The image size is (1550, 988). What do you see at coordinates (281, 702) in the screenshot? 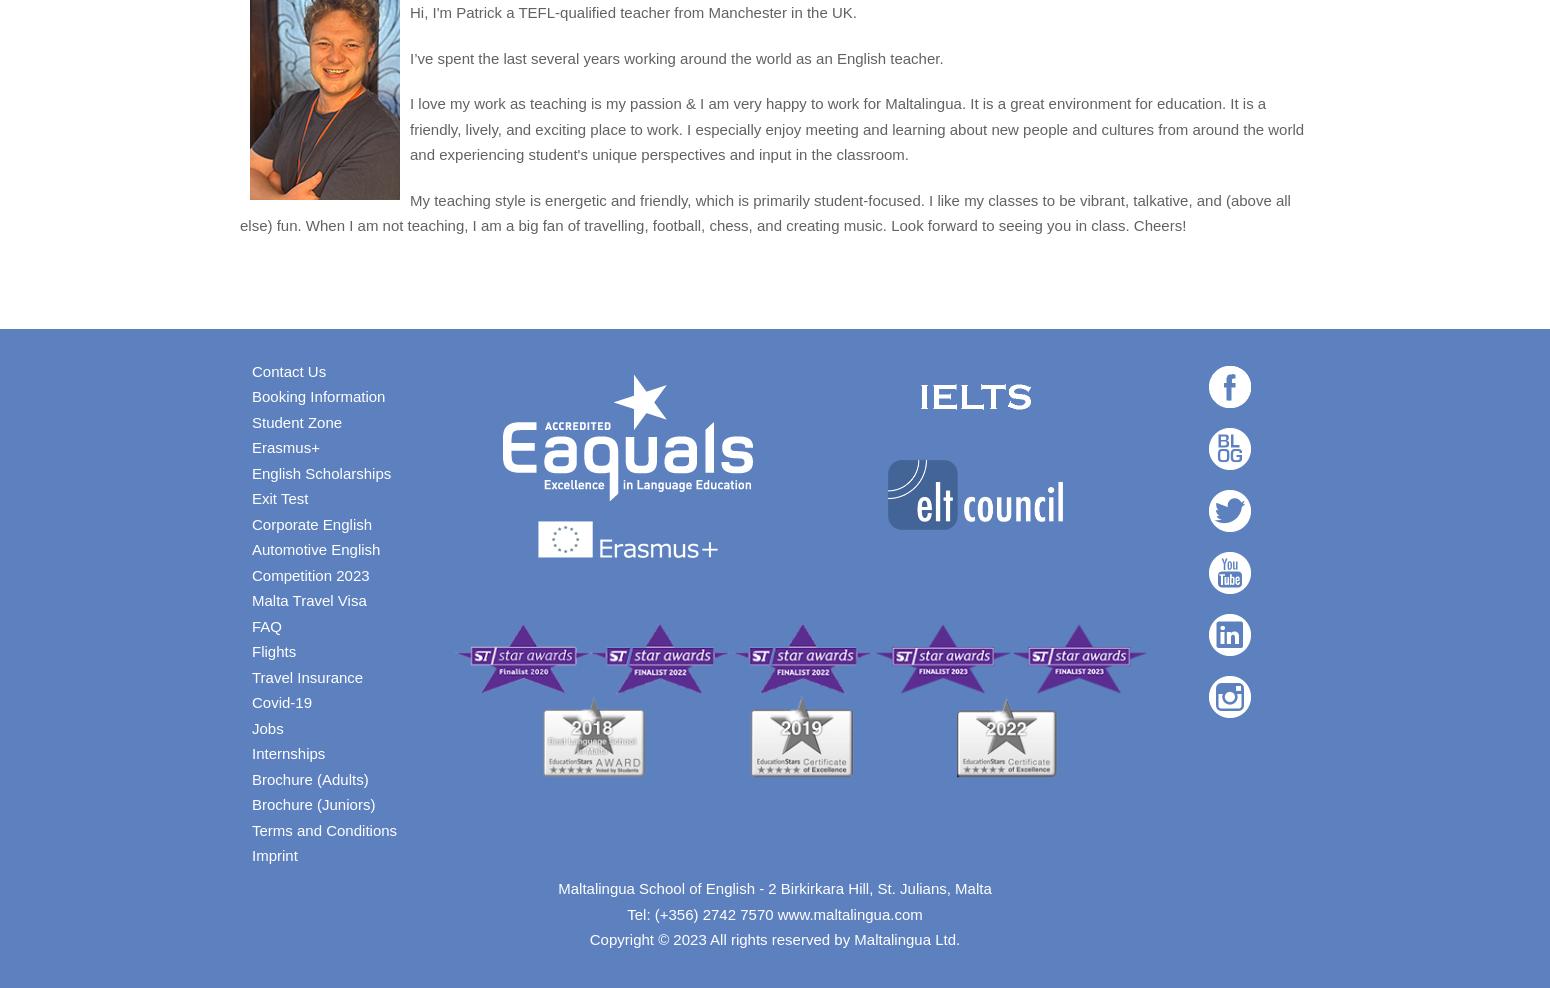
I see `'Covid-19'` at bounding box center [281, 702].